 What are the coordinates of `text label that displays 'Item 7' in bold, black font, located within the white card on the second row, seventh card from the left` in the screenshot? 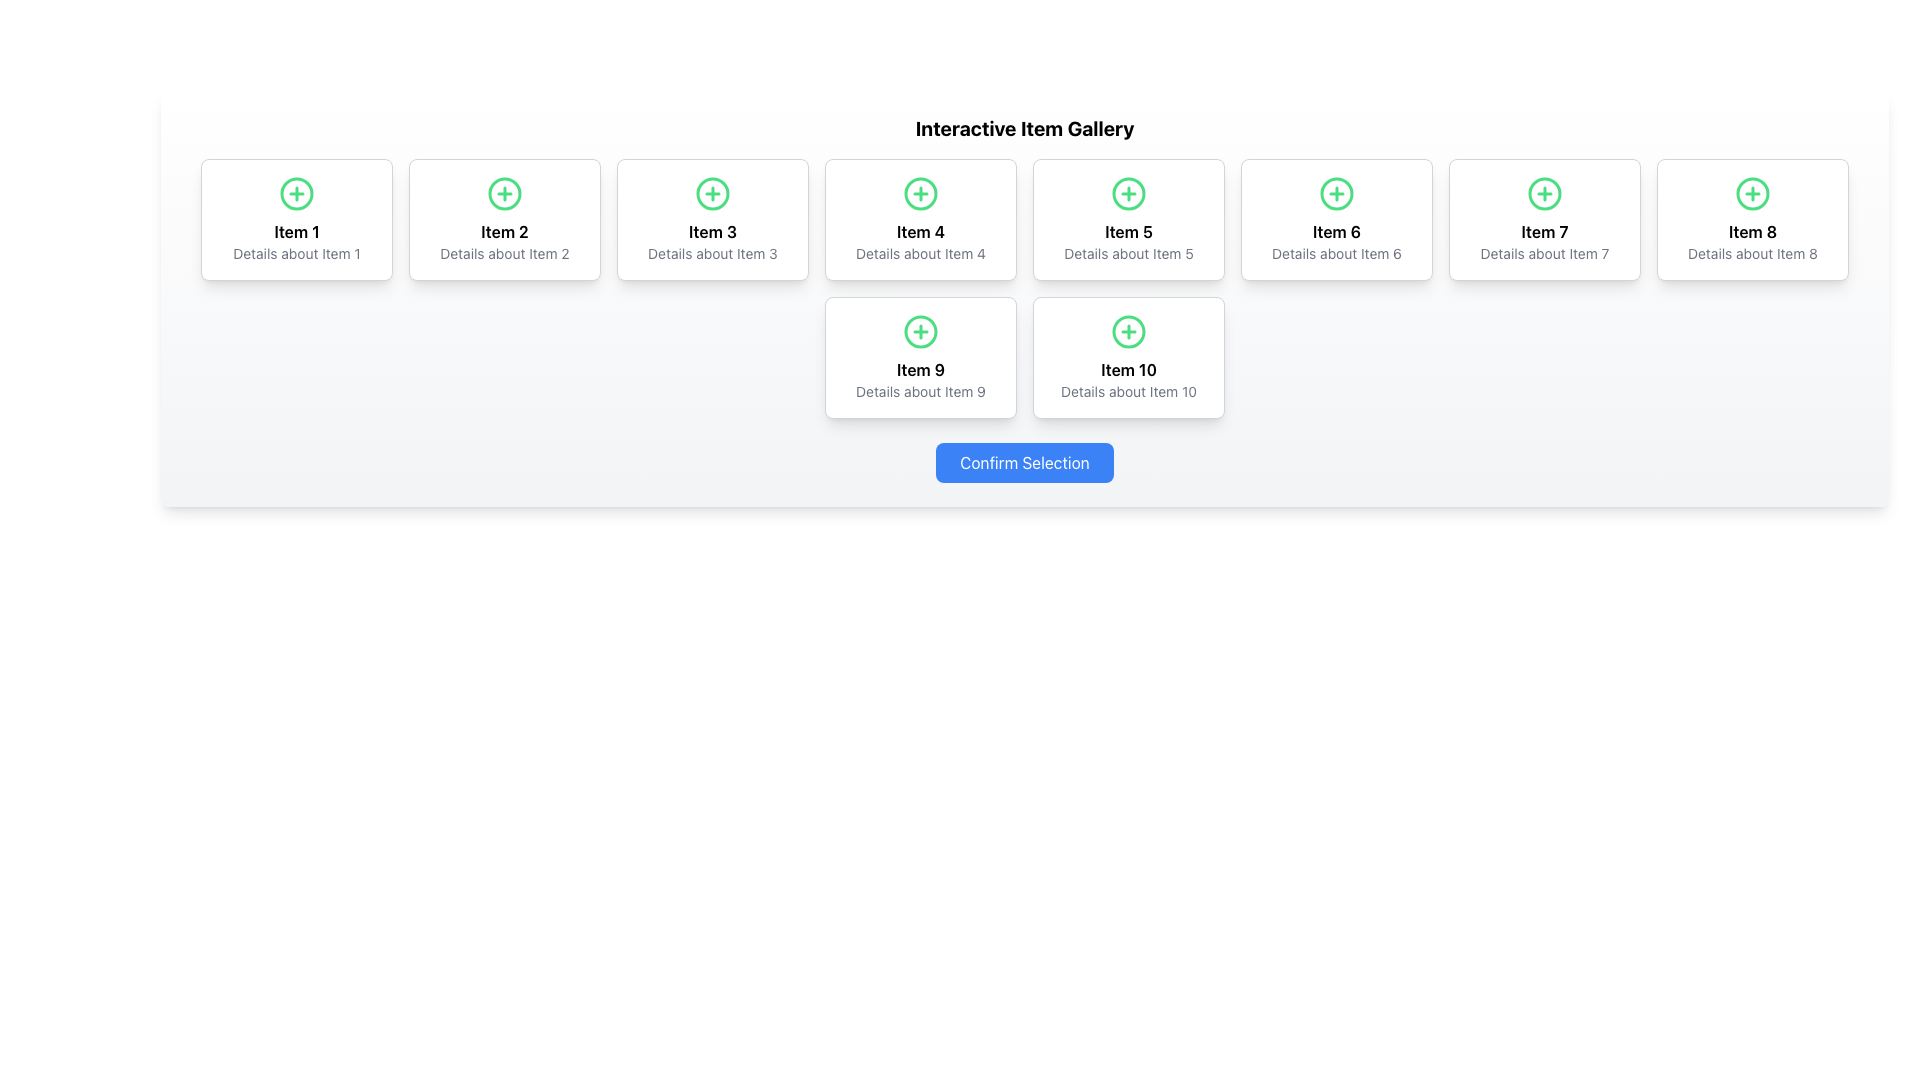 It's located at (1544, 230).